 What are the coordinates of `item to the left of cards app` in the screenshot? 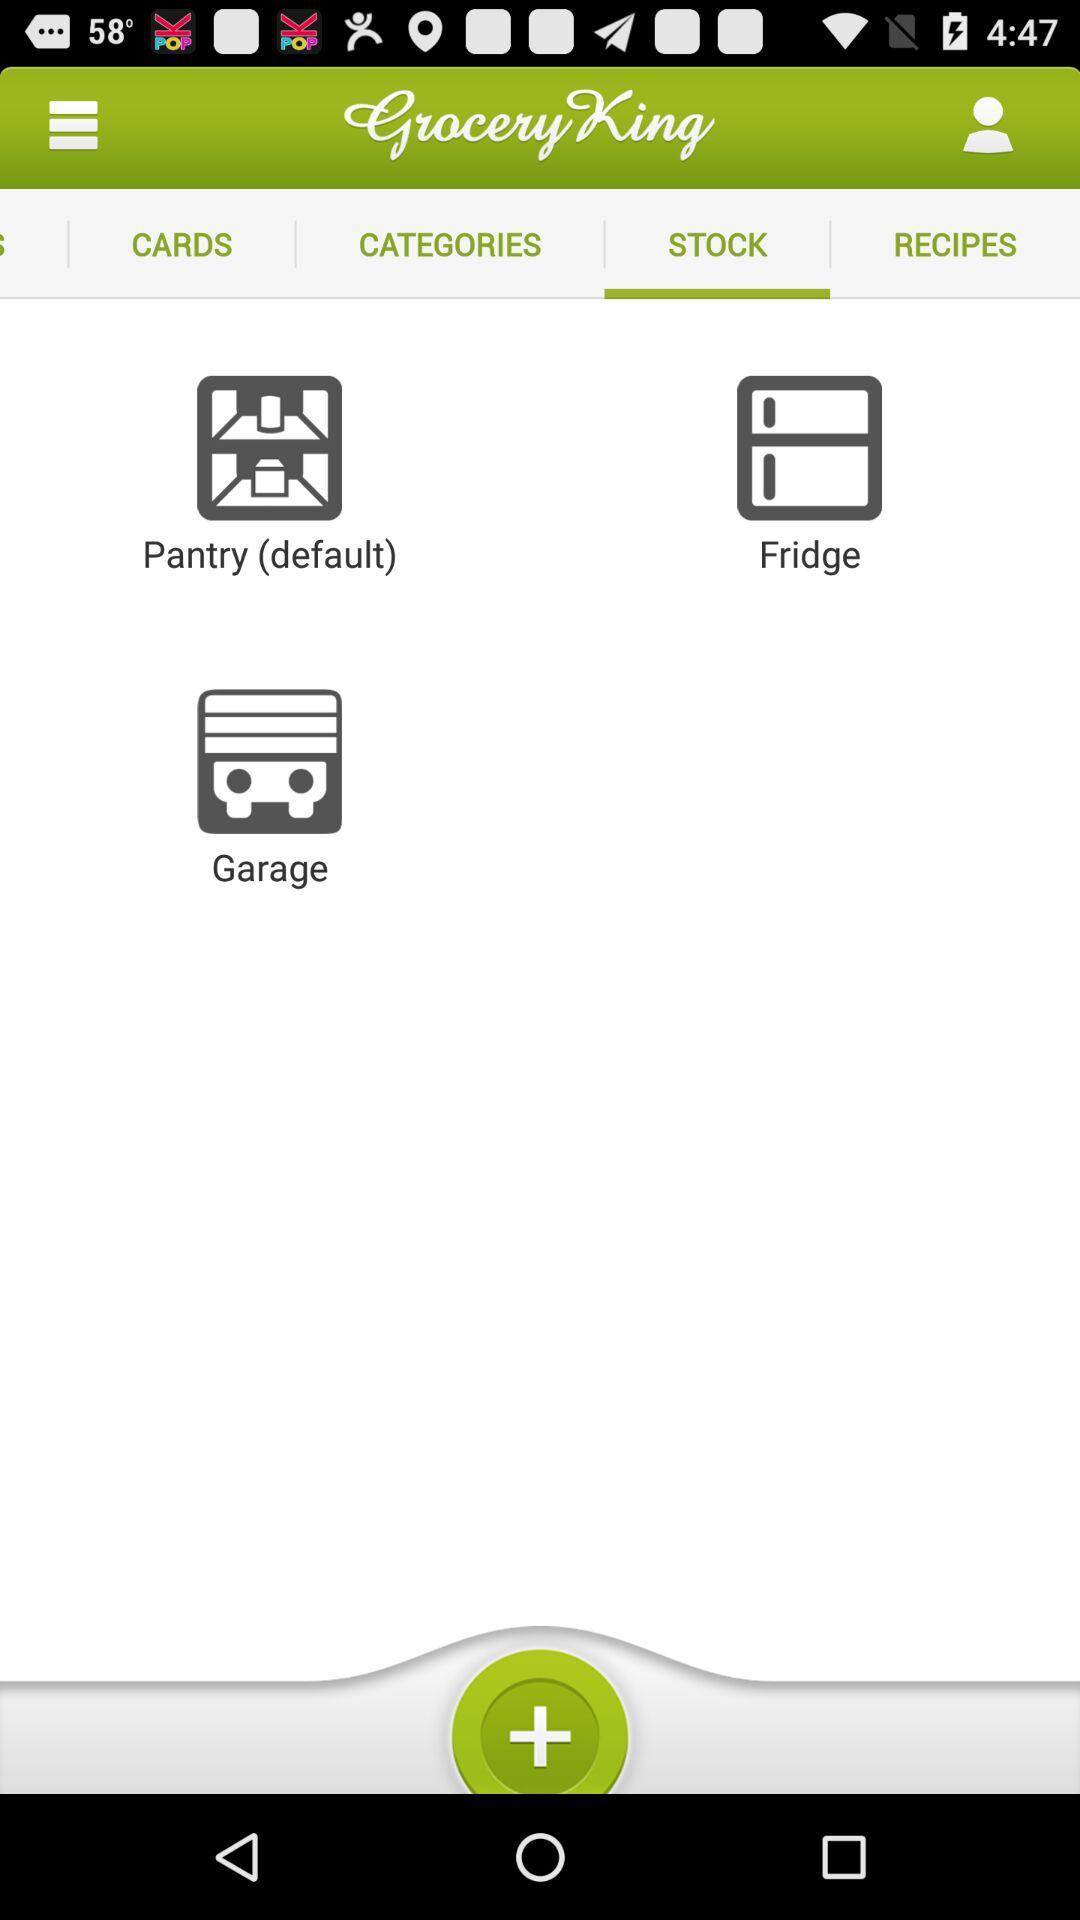 It's located at (34, 243).